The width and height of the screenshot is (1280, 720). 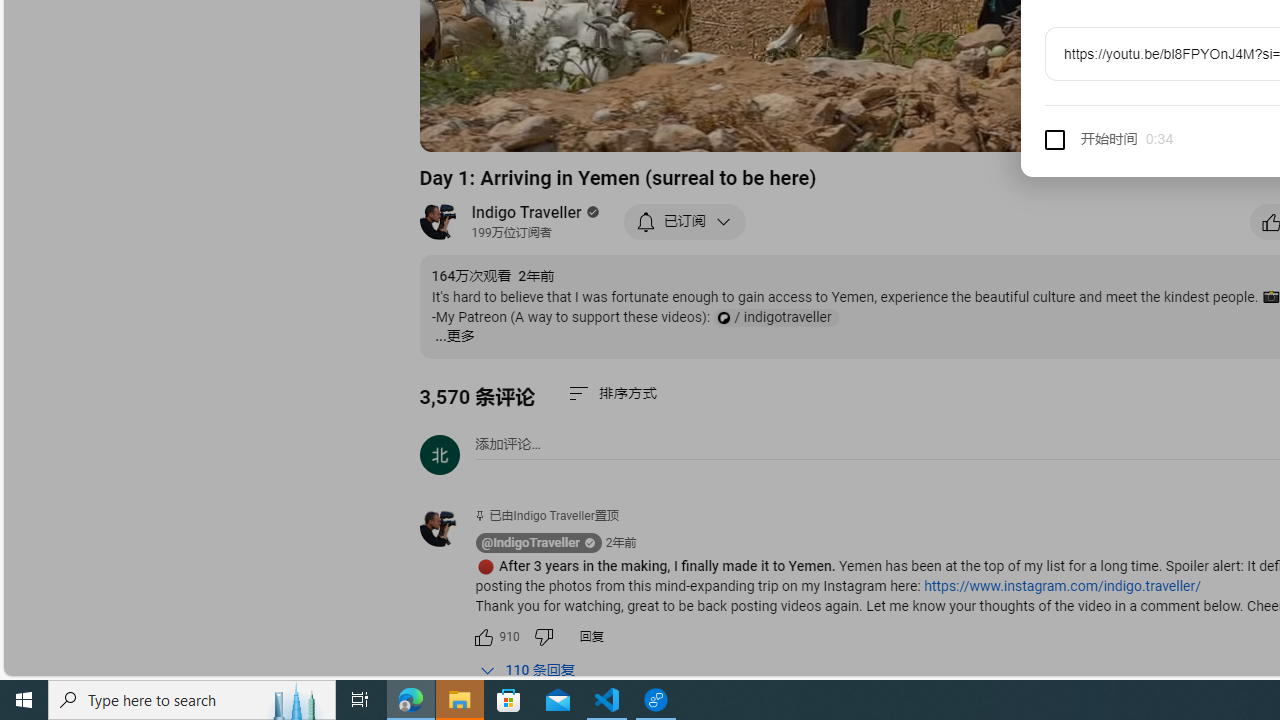 What do you see at coordinates (1170, 139) in the screenshot?
I see `'Class: style-scope tp-yt-paper-input'` at bounding box center [1170, 139].